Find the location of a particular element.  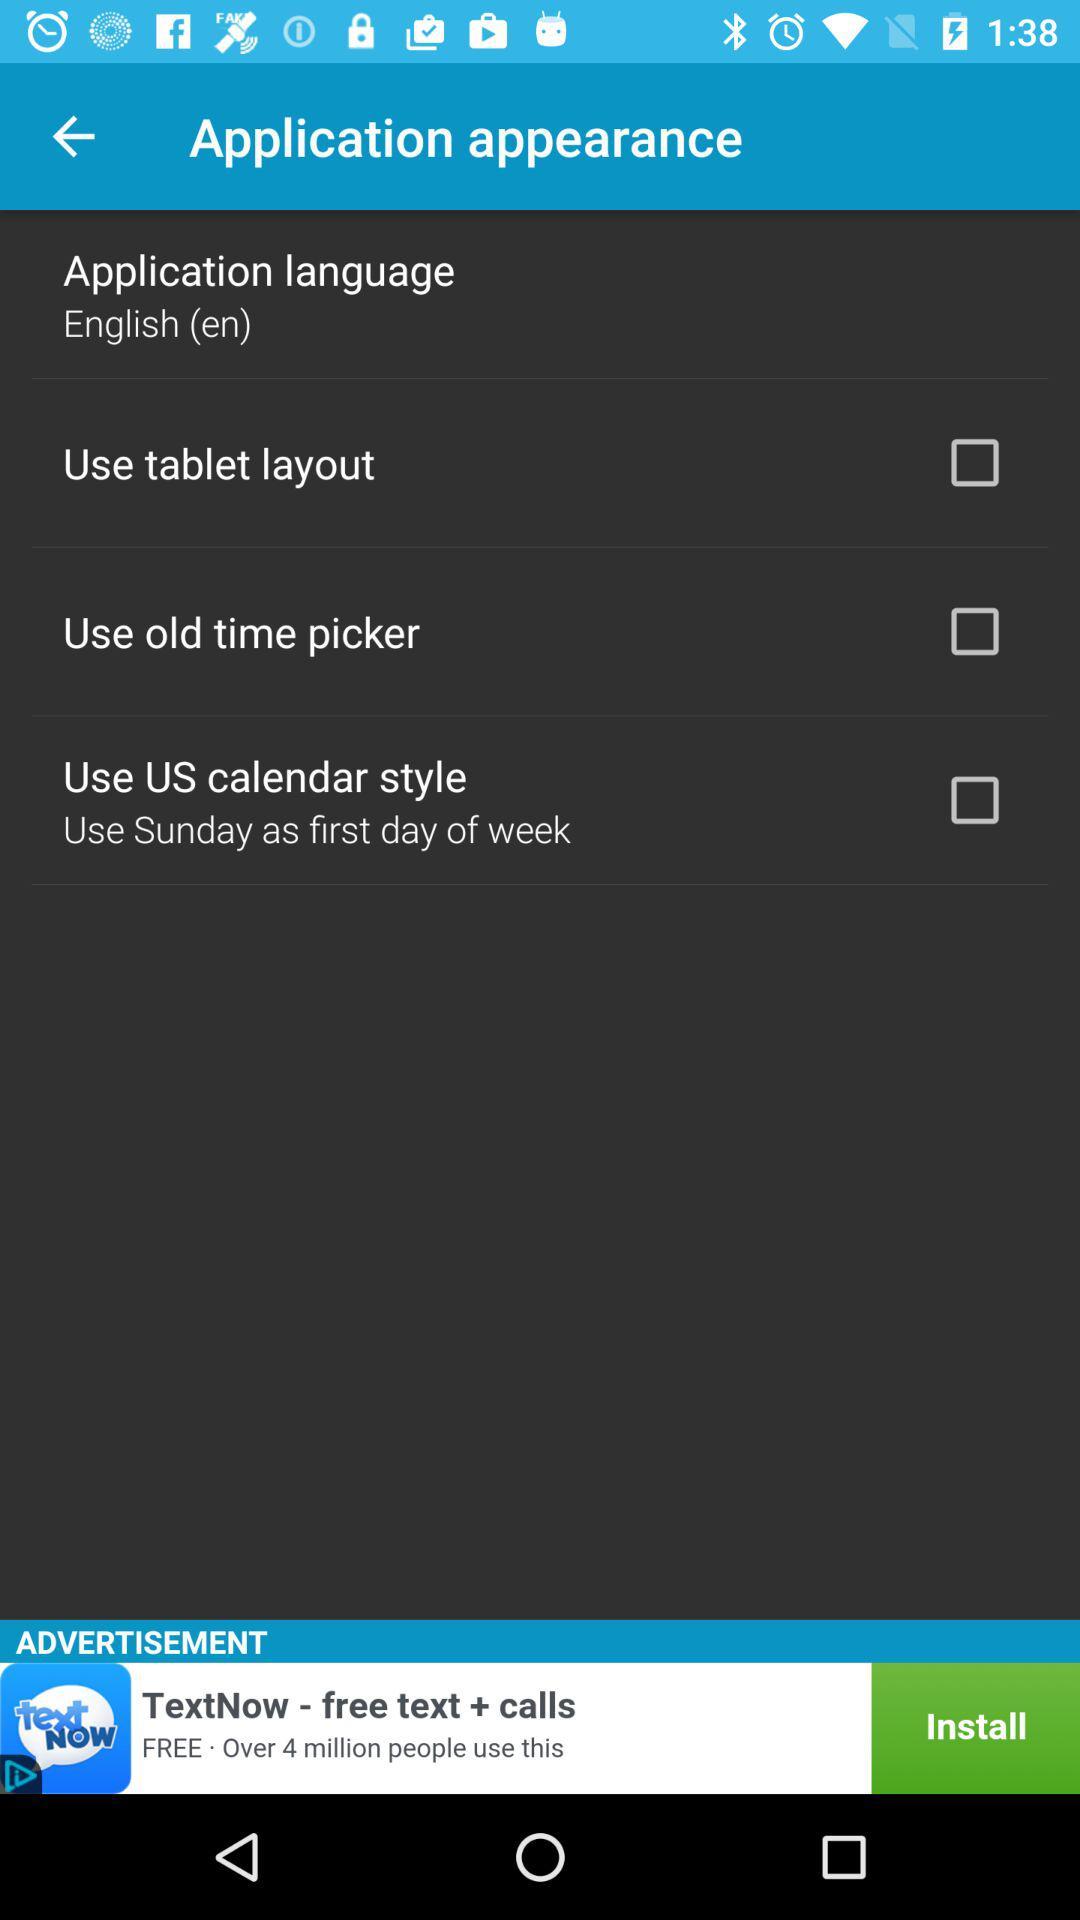

icon above the application language icon is located at coordinates (72, 135).